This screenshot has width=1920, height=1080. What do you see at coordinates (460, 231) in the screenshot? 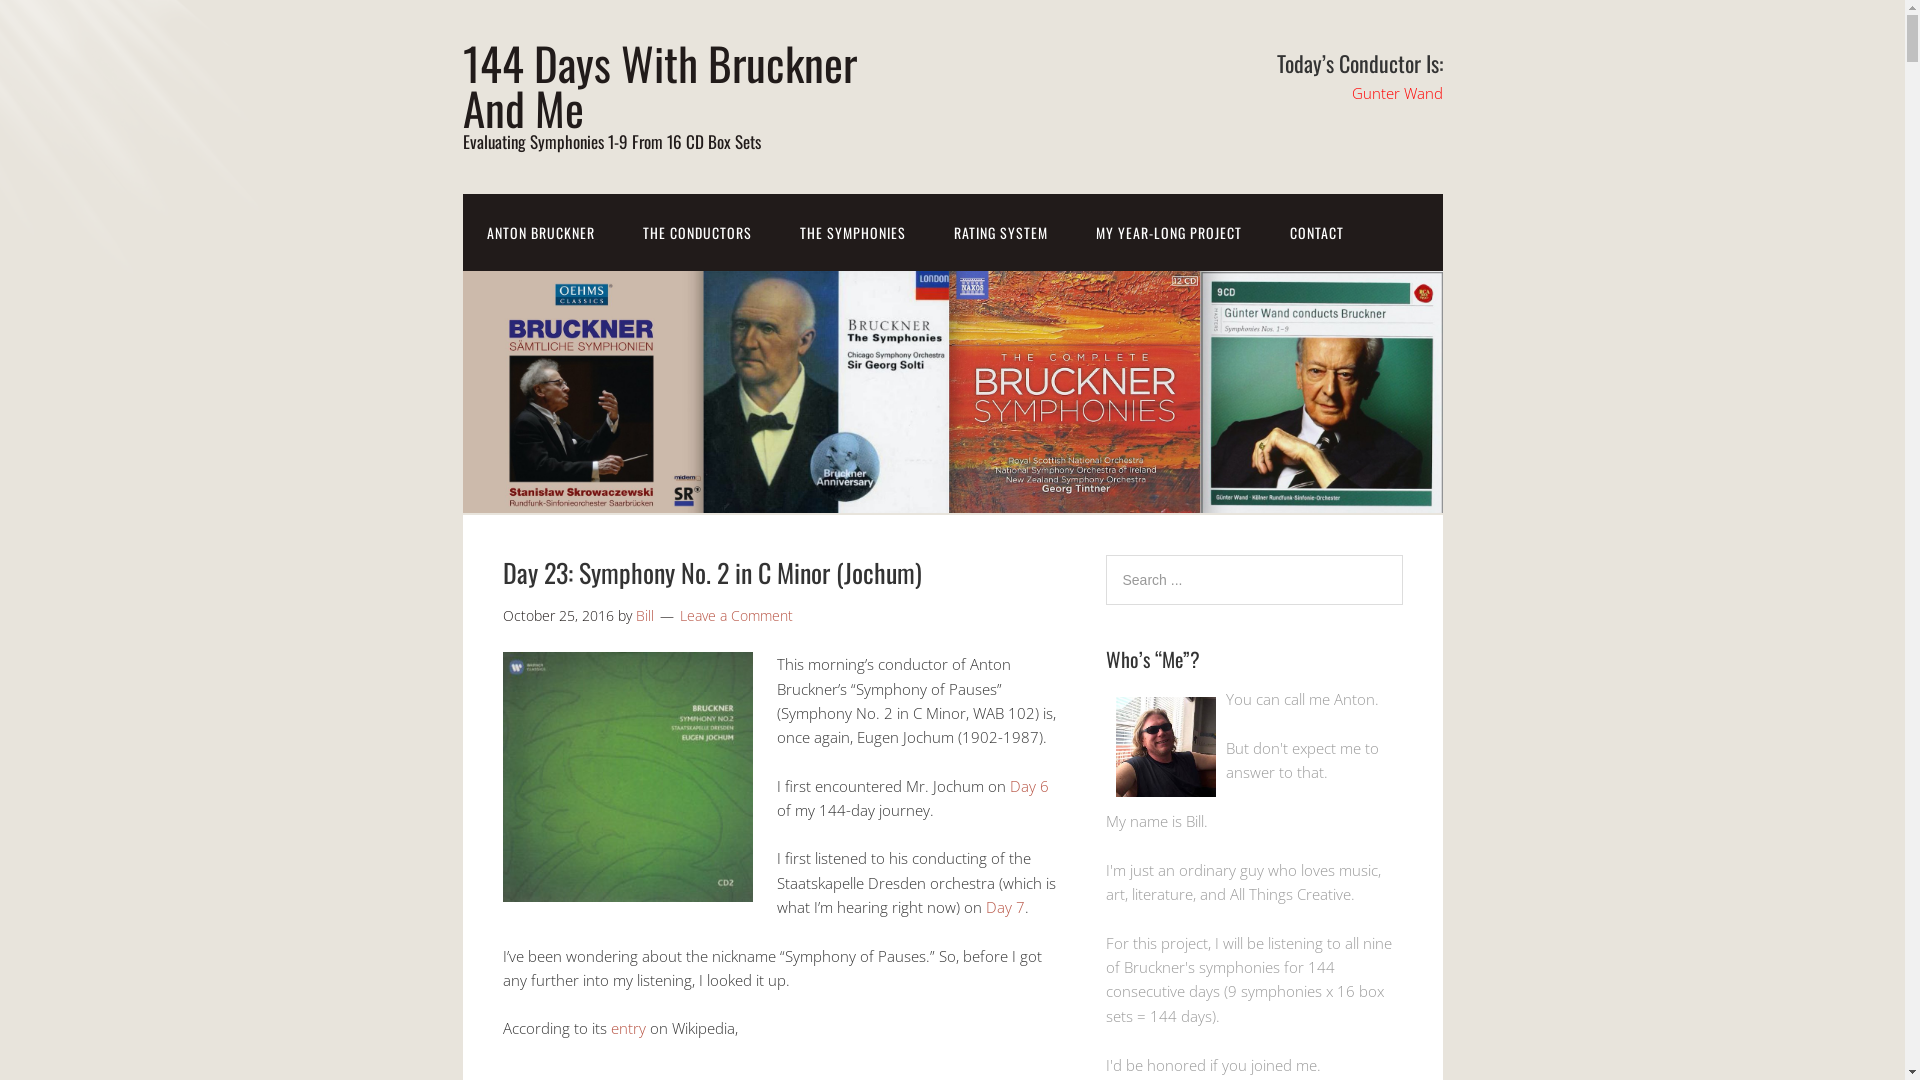
I see `'ANTON BRUCKNER'` at bounding box center [460, 231].